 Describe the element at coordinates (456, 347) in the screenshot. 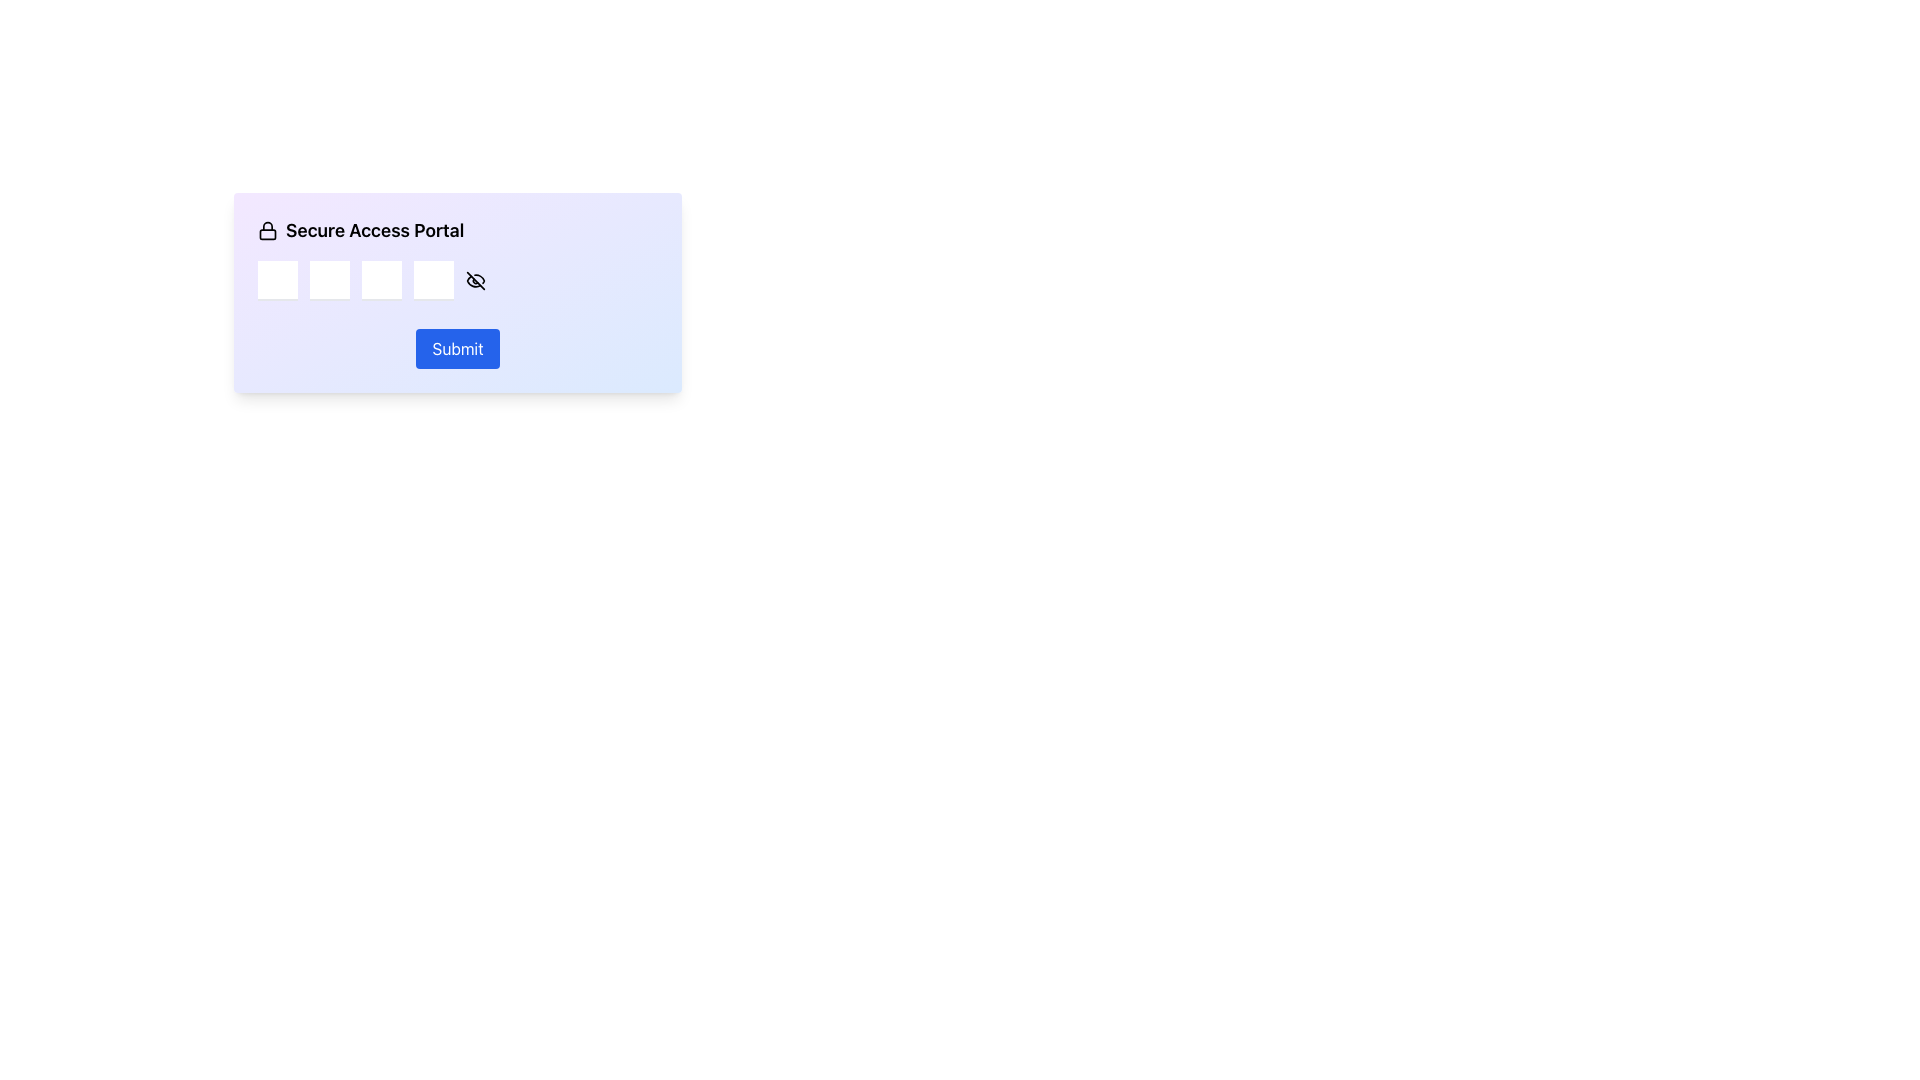

I see `the 'Submit' button located at the bottom right of the 'Secure Access Portal' card with a blue background and white text` at that location.